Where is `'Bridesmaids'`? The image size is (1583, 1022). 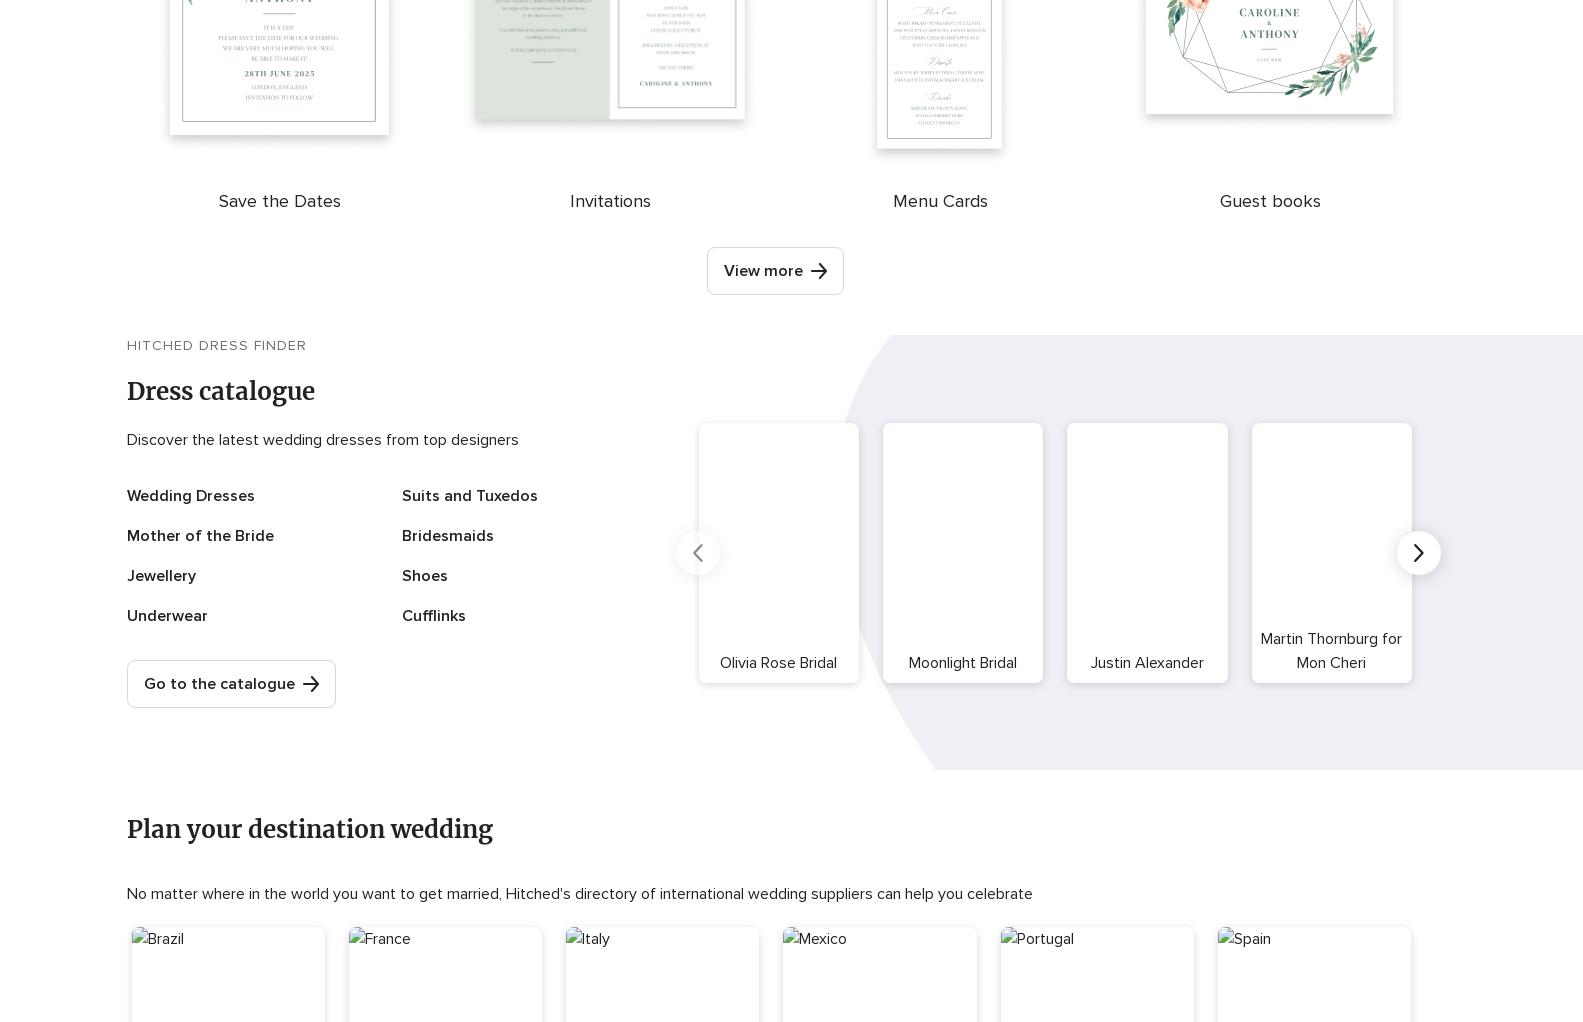
'Bridesmaids' is located at coordinates (446, 535).